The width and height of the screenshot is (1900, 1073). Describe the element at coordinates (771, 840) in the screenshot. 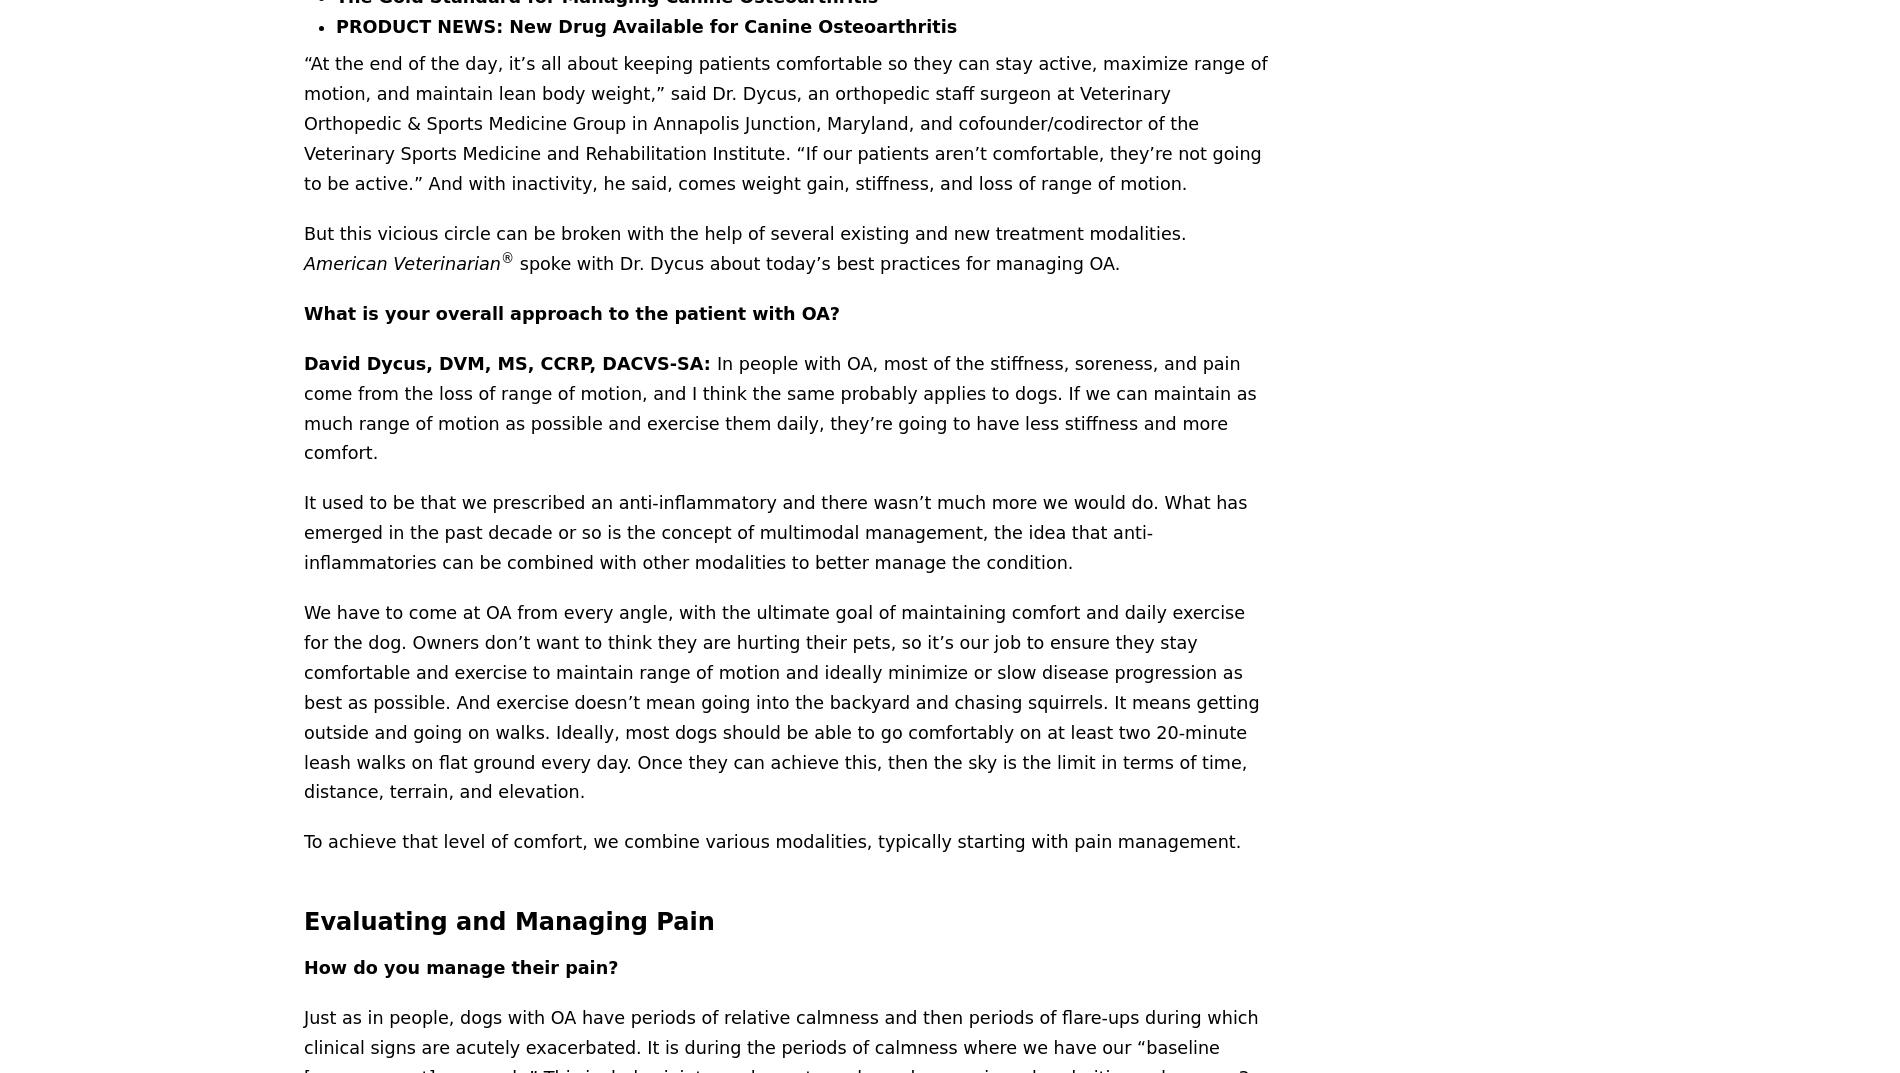

I see `'To achieve that level of comfort, we combine various modalities, typically starting with pain management.'` at that location.